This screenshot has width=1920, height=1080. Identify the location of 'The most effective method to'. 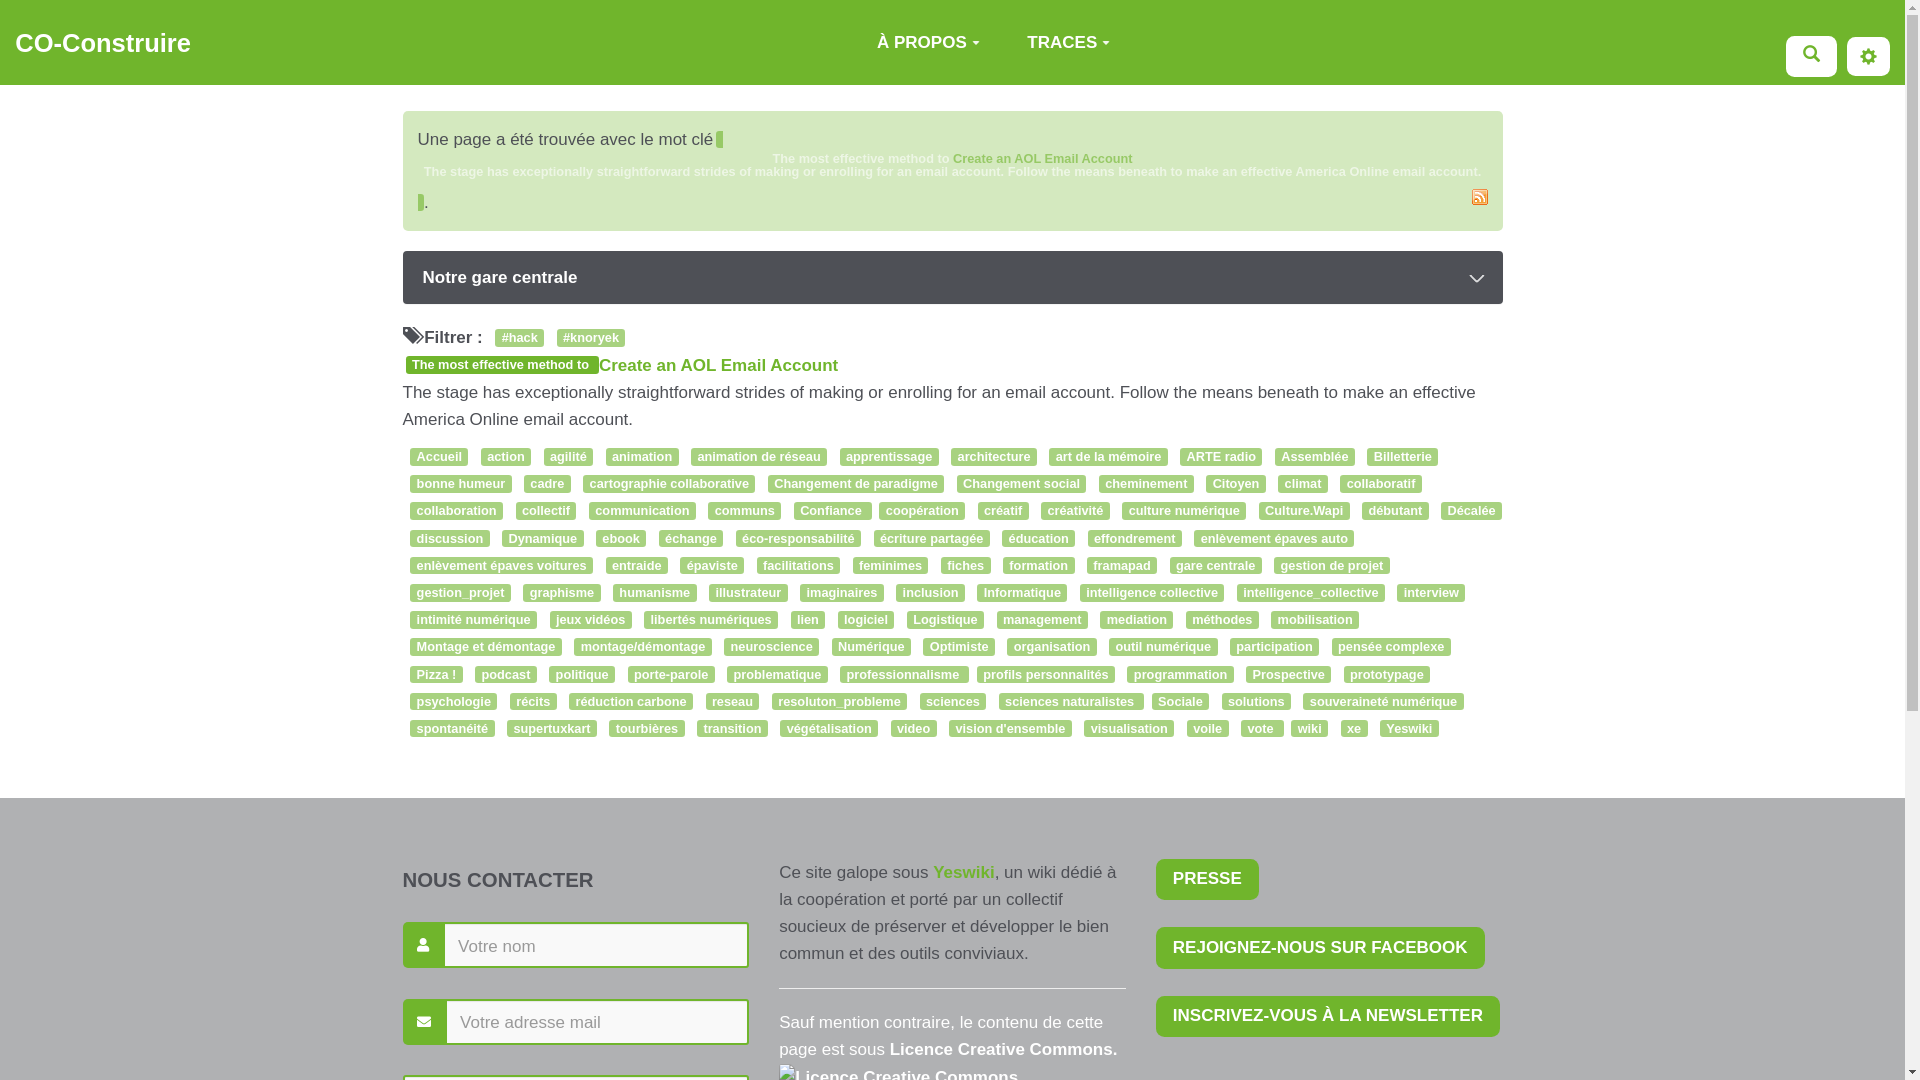
(502, 365).